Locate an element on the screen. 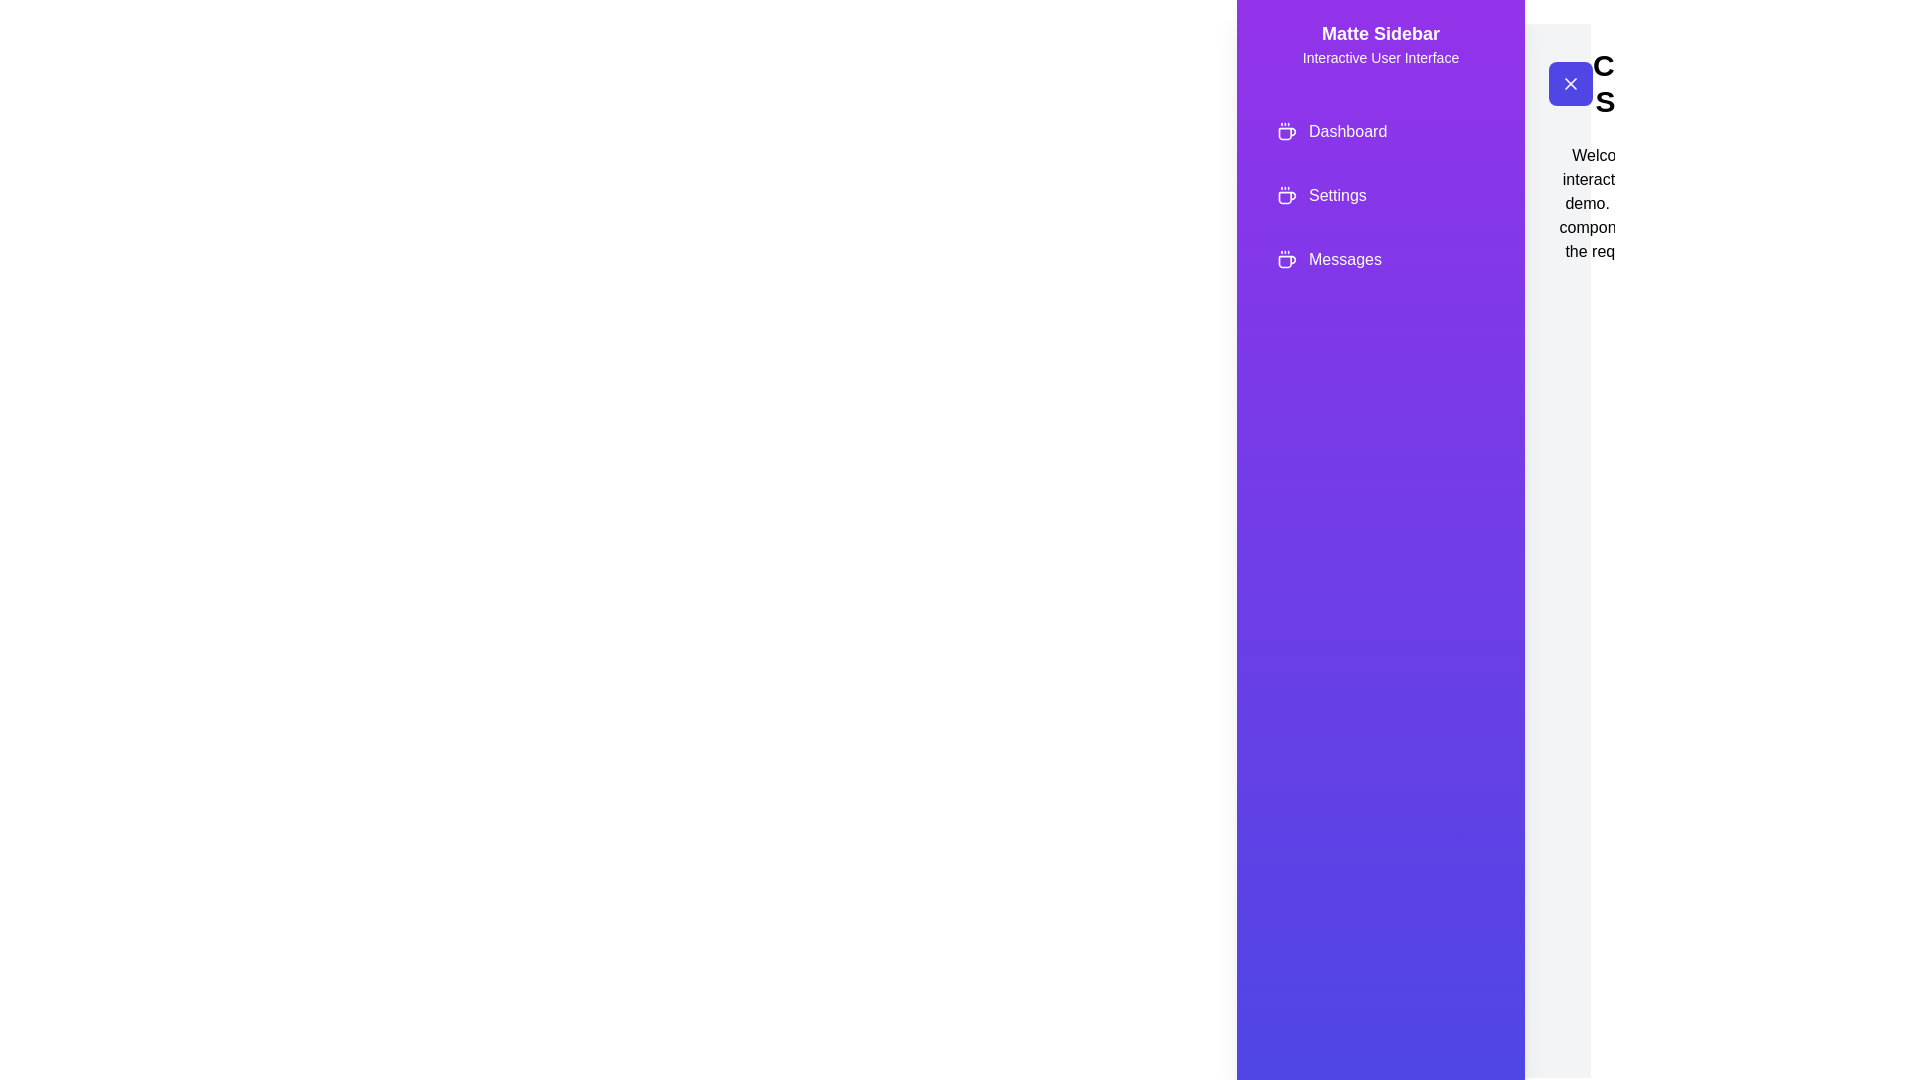 This screenshot has width=1920, height=1080. the coffee cup icon with a modern line-art design located to the left of the 'Settings' text in the vertical sidebar is located at coordinates (1286, 196).